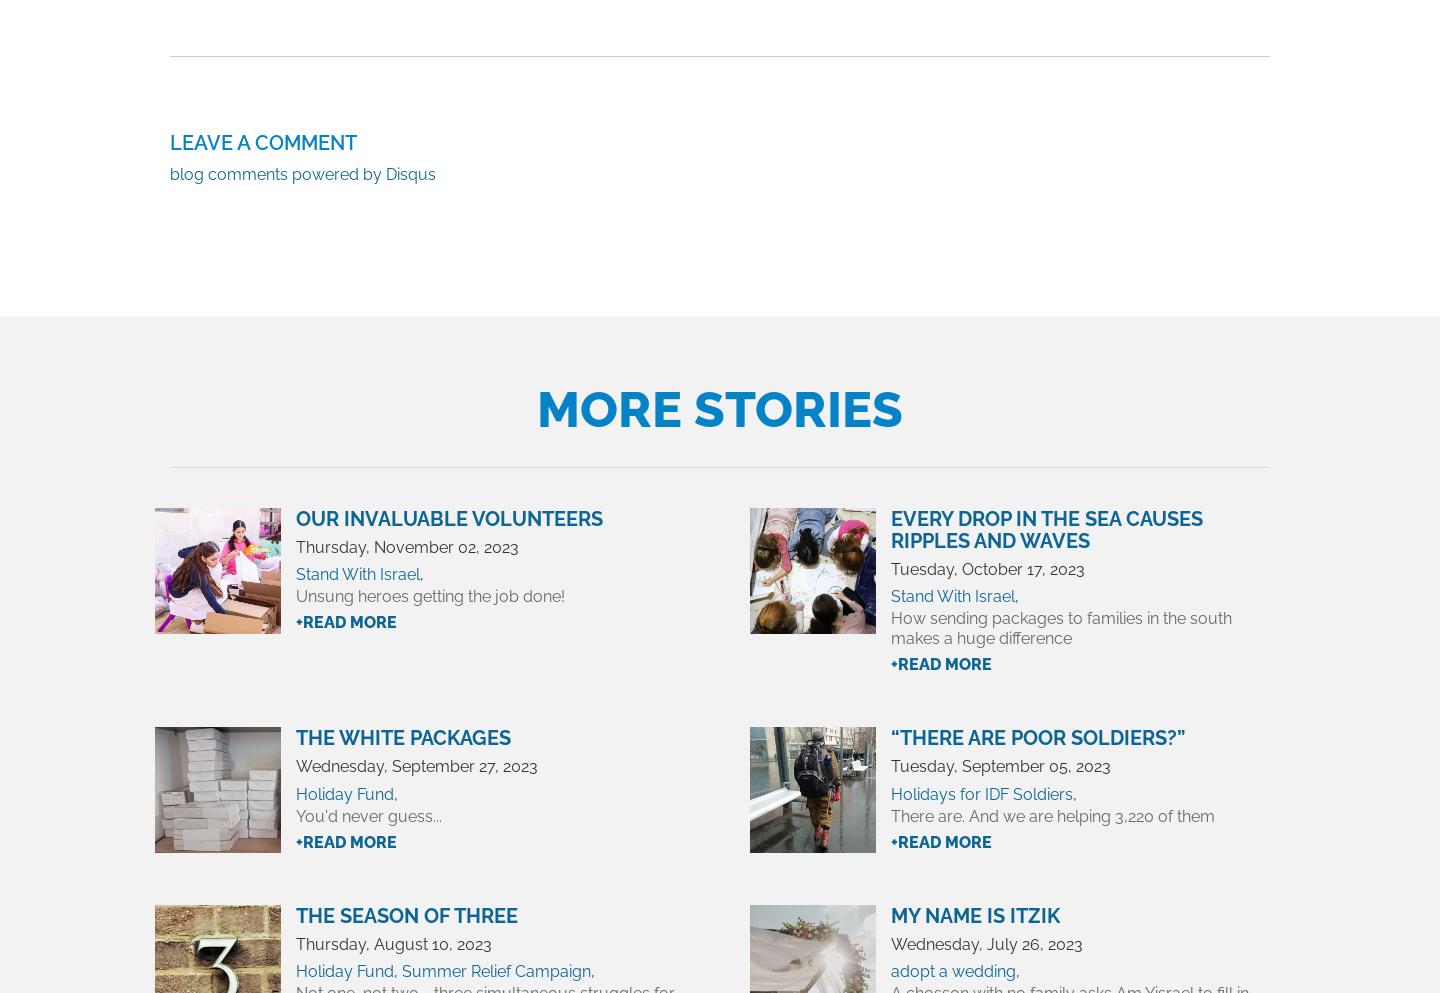  Describe the element at coordinates (402, 737) in the screenshot. I see `'The White Packages'` at that location.